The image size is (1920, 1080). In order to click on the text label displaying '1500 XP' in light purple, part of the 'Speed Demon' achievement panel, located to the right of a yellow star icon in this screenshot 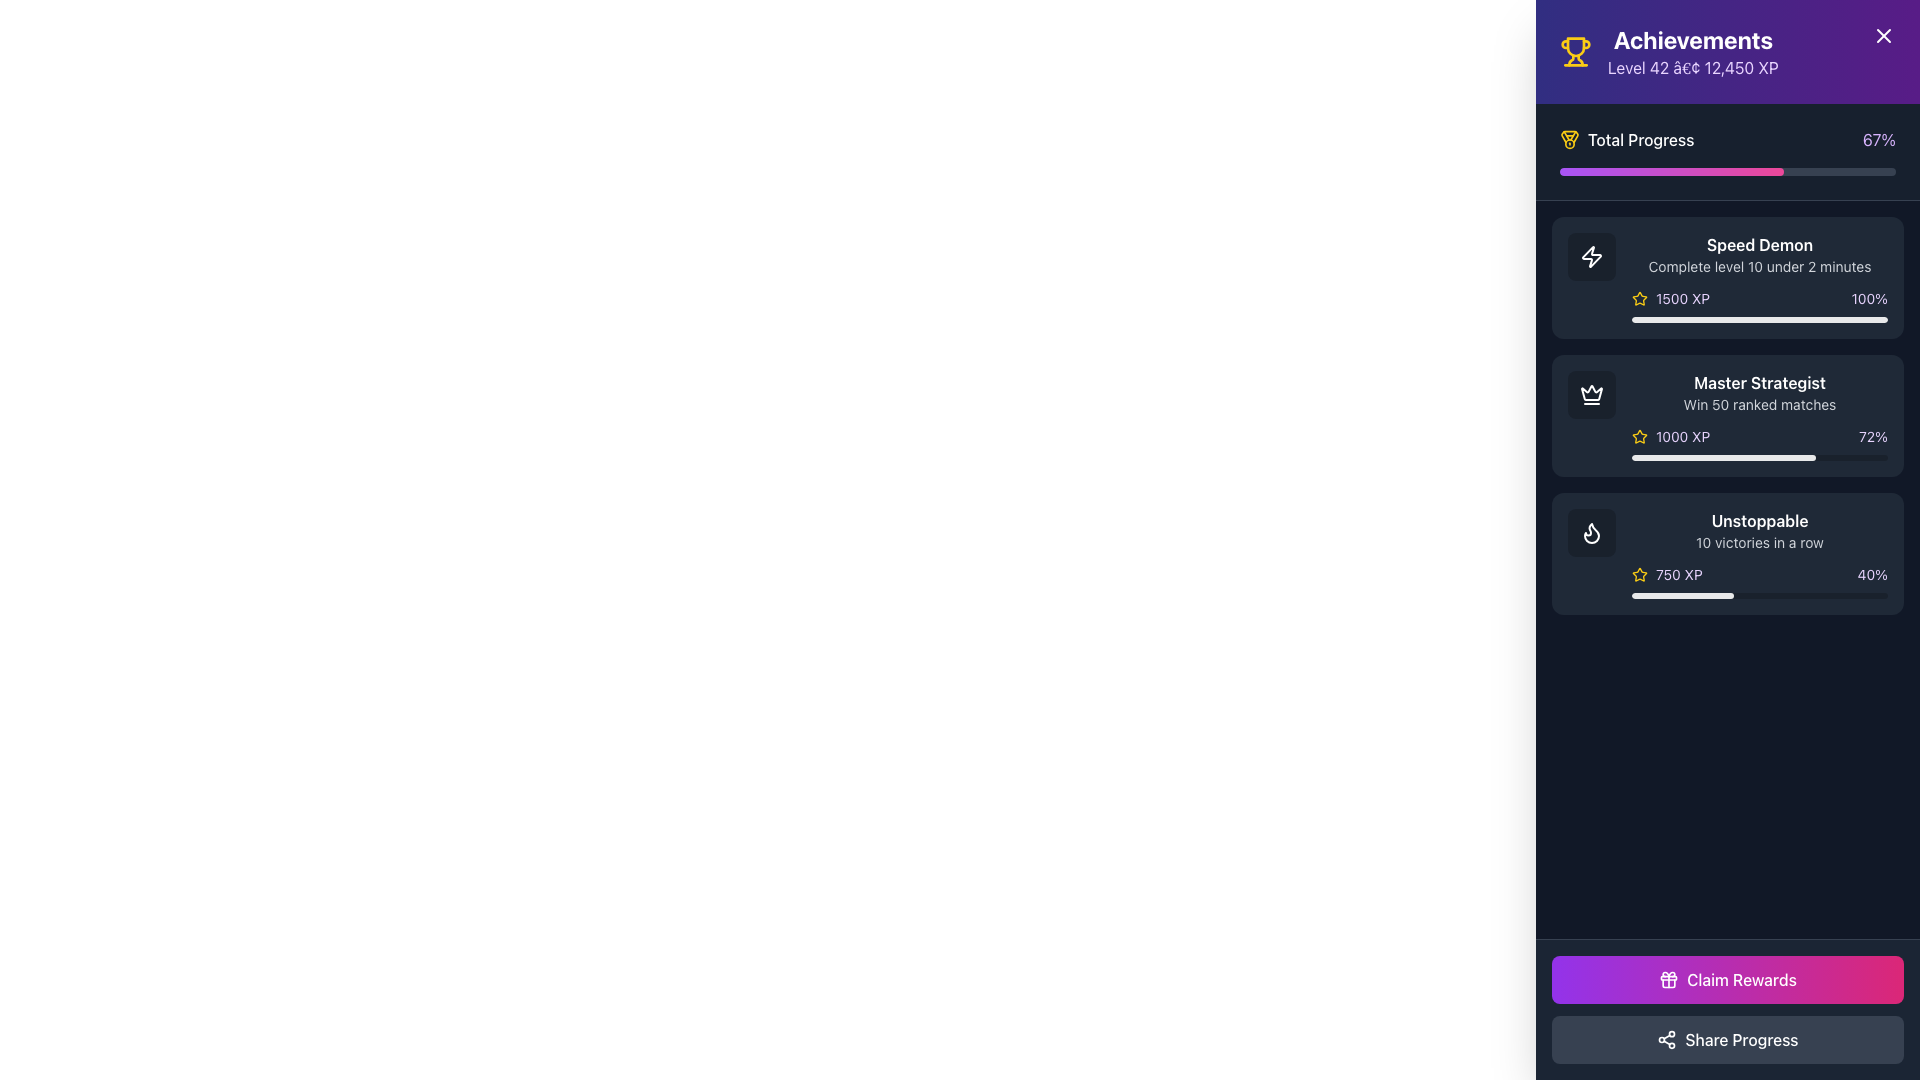, I will do `click(1682, 299)`.